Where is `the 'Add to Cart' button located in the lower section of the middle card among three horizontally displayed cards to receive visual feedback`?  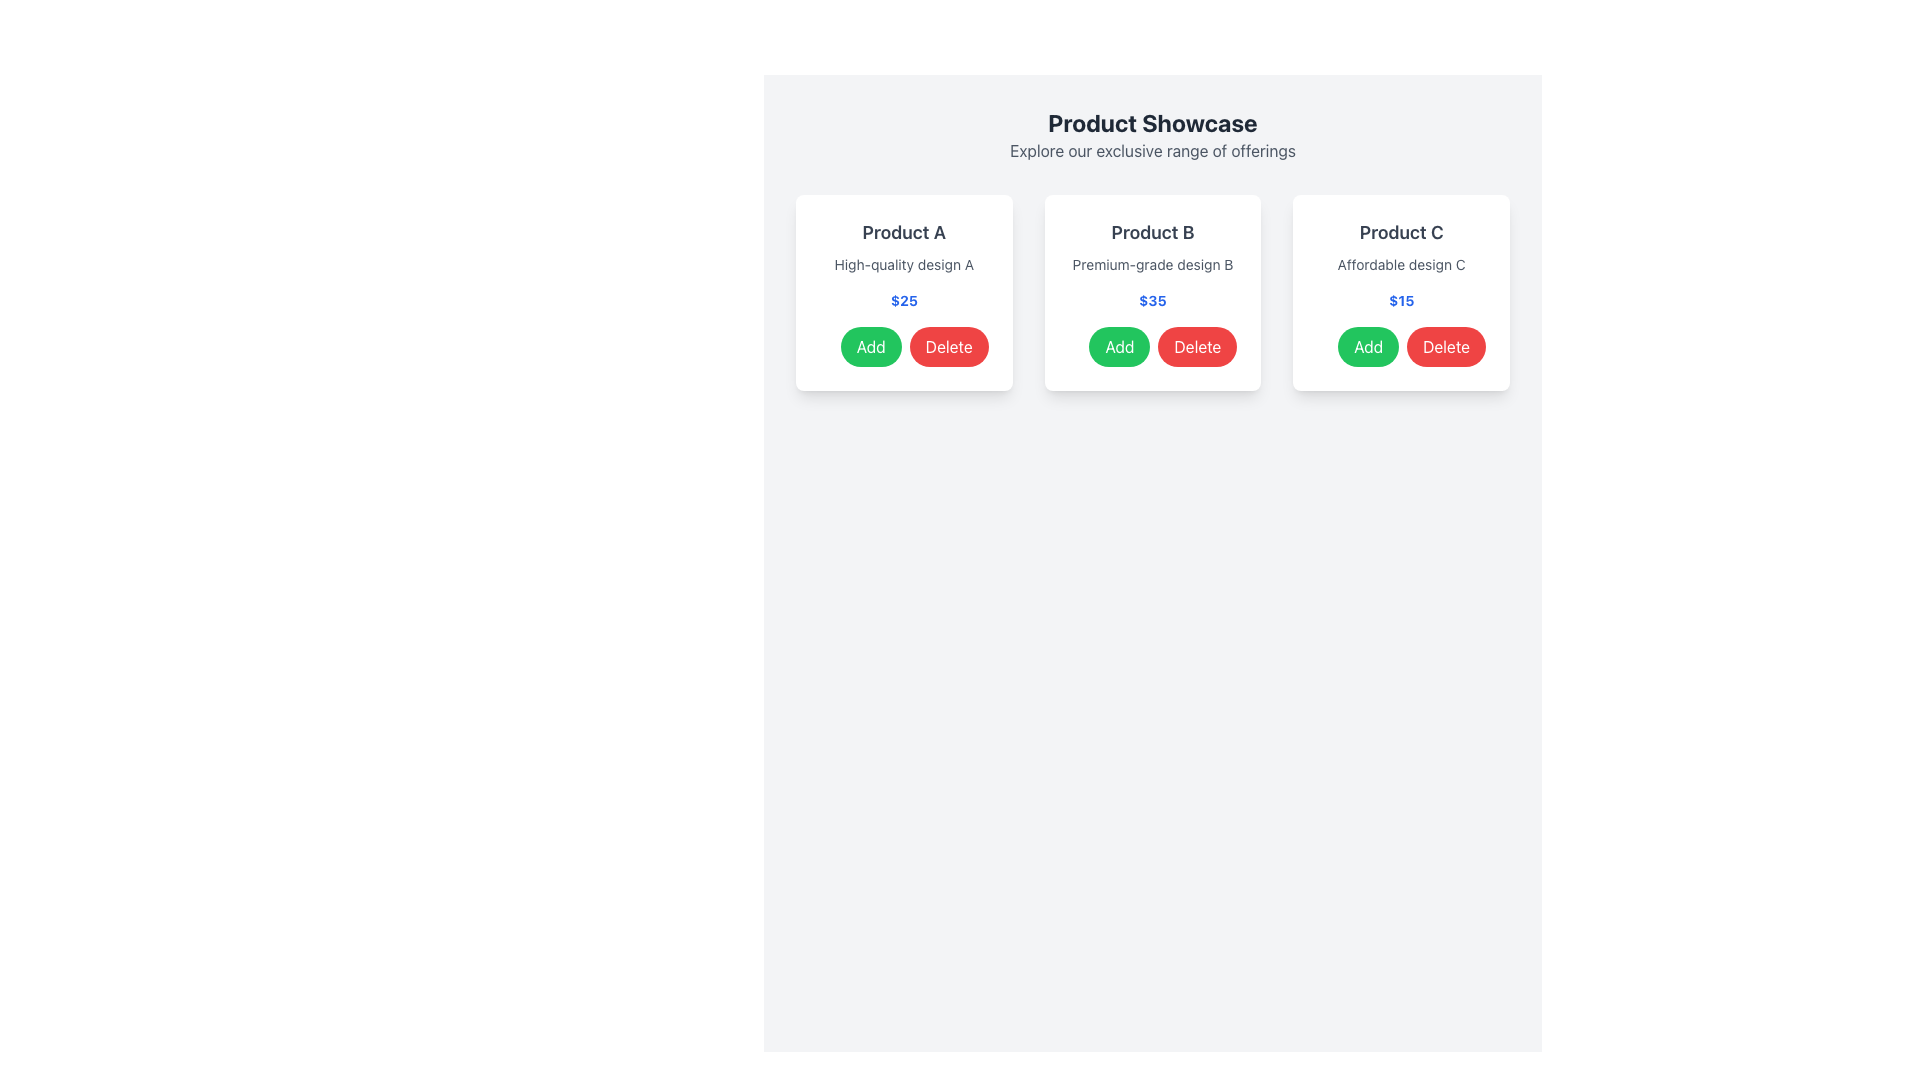 the 'Add to Cart' button located in the lower section of the middle card among three horizontally displayed cards to receive visual feedback is located at coordinates (1118, 346).